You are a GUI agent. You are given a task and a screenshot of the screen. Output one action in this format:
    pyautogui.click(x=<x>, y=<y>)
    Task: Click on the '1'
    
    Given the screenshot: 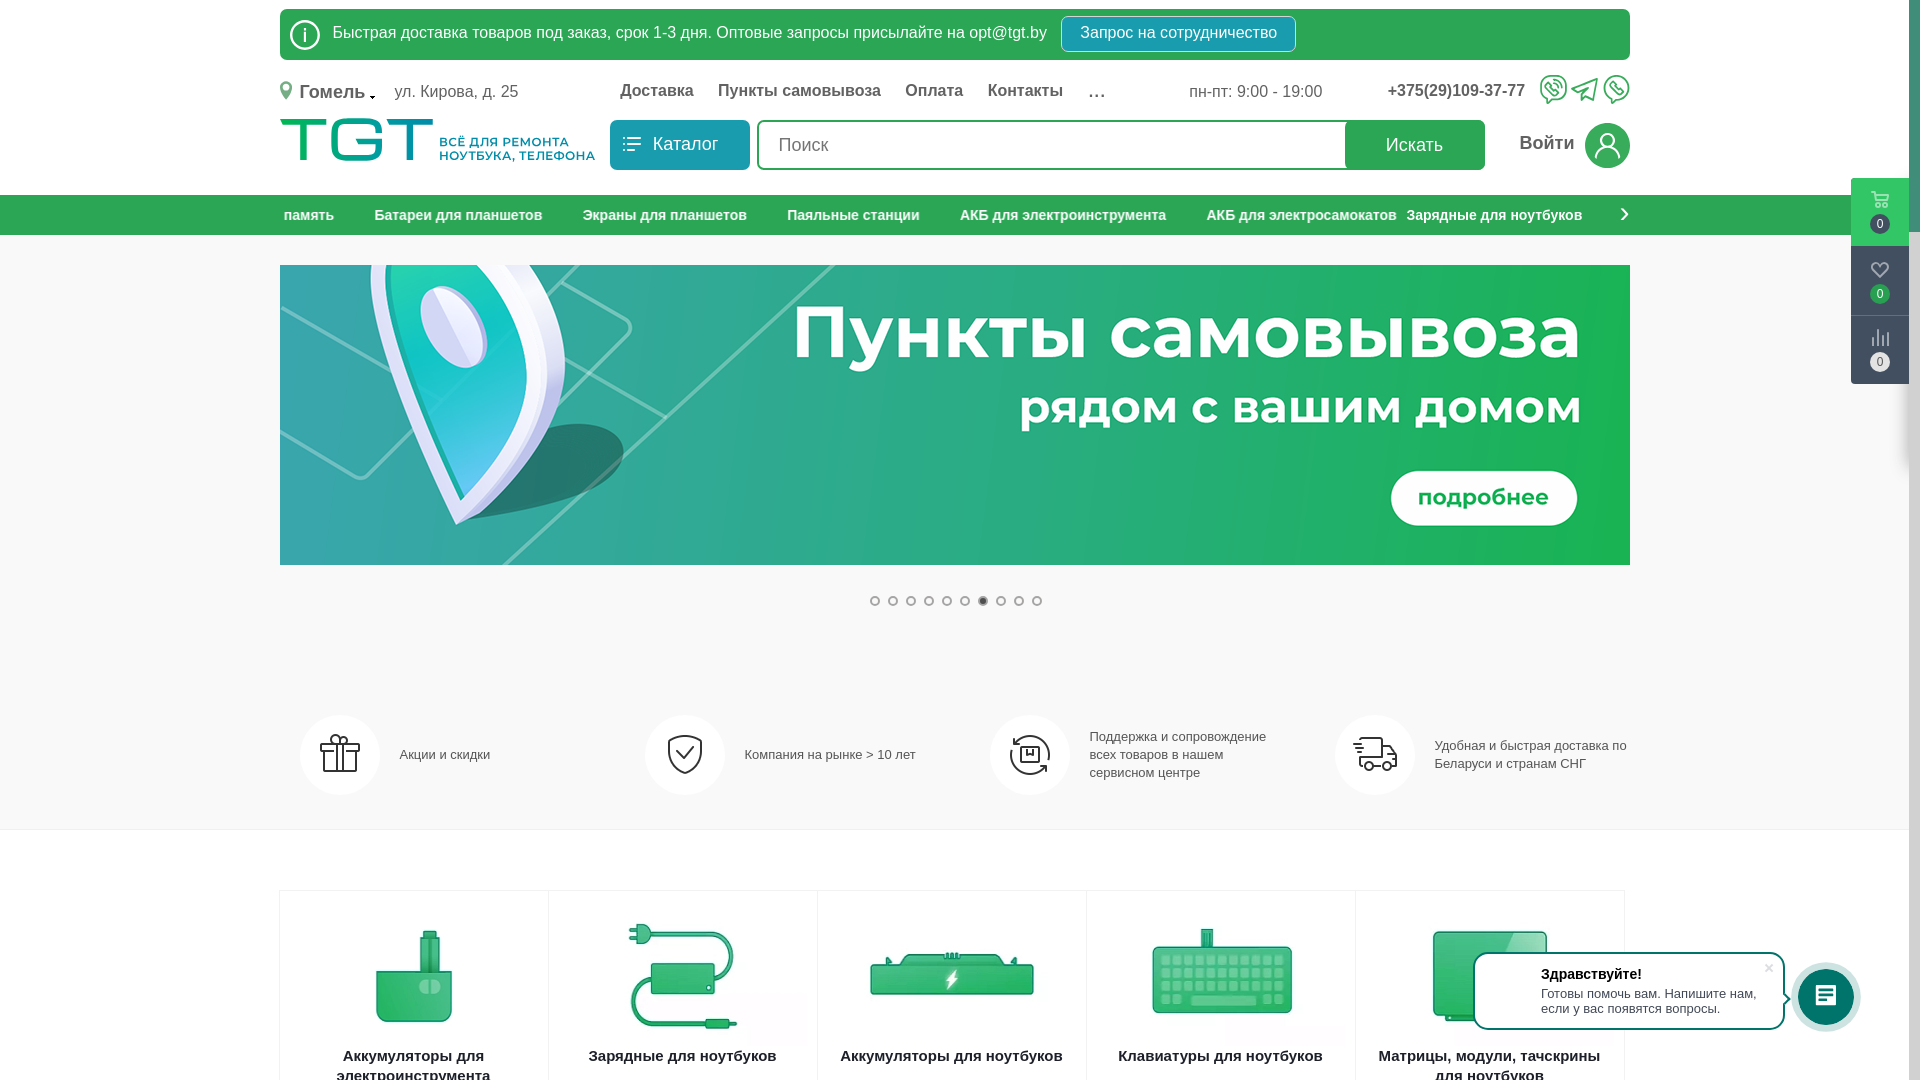 What is the action you would take?
    pyautogui.click(x=874, y=600)
    